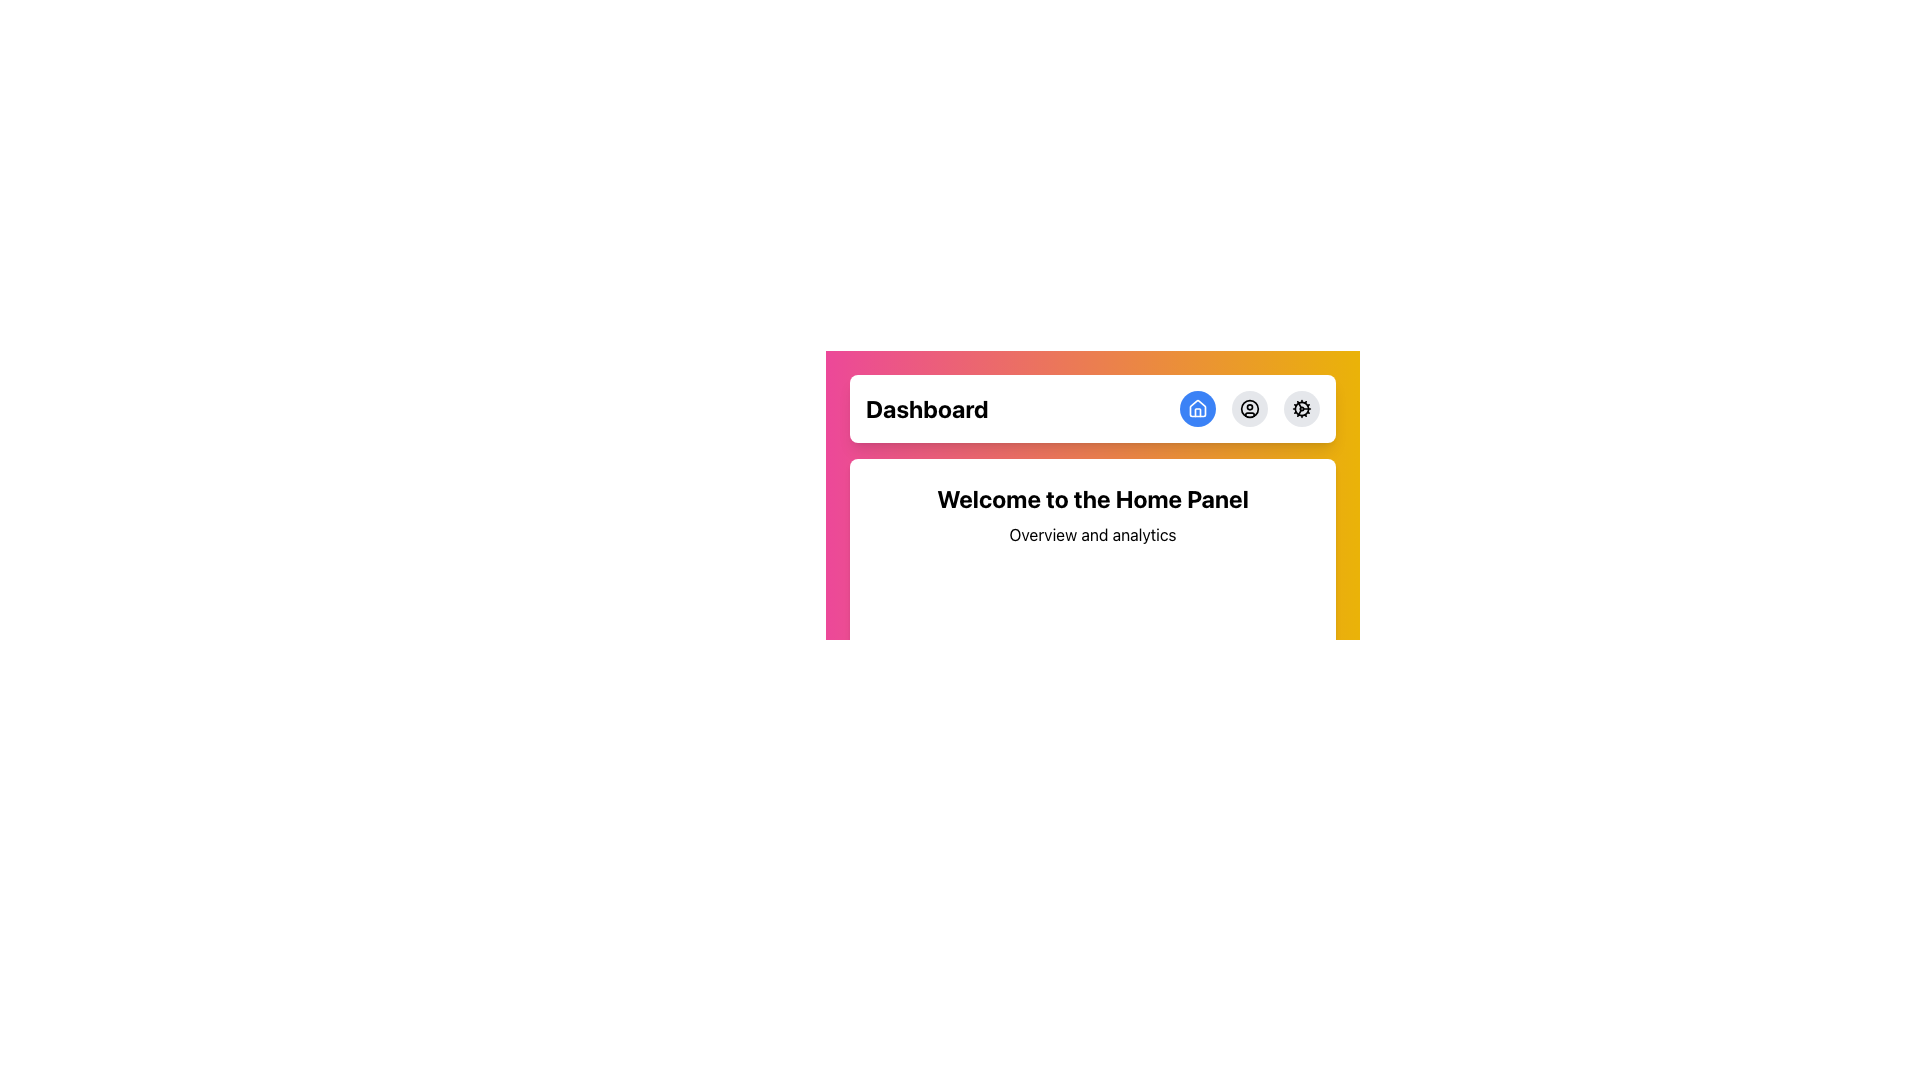 This screenshot has height=1080, width=1920. Describe the element at coordinates (1092, 497) in the screenshot. I see `the bold heading 'Welcome` at that location.